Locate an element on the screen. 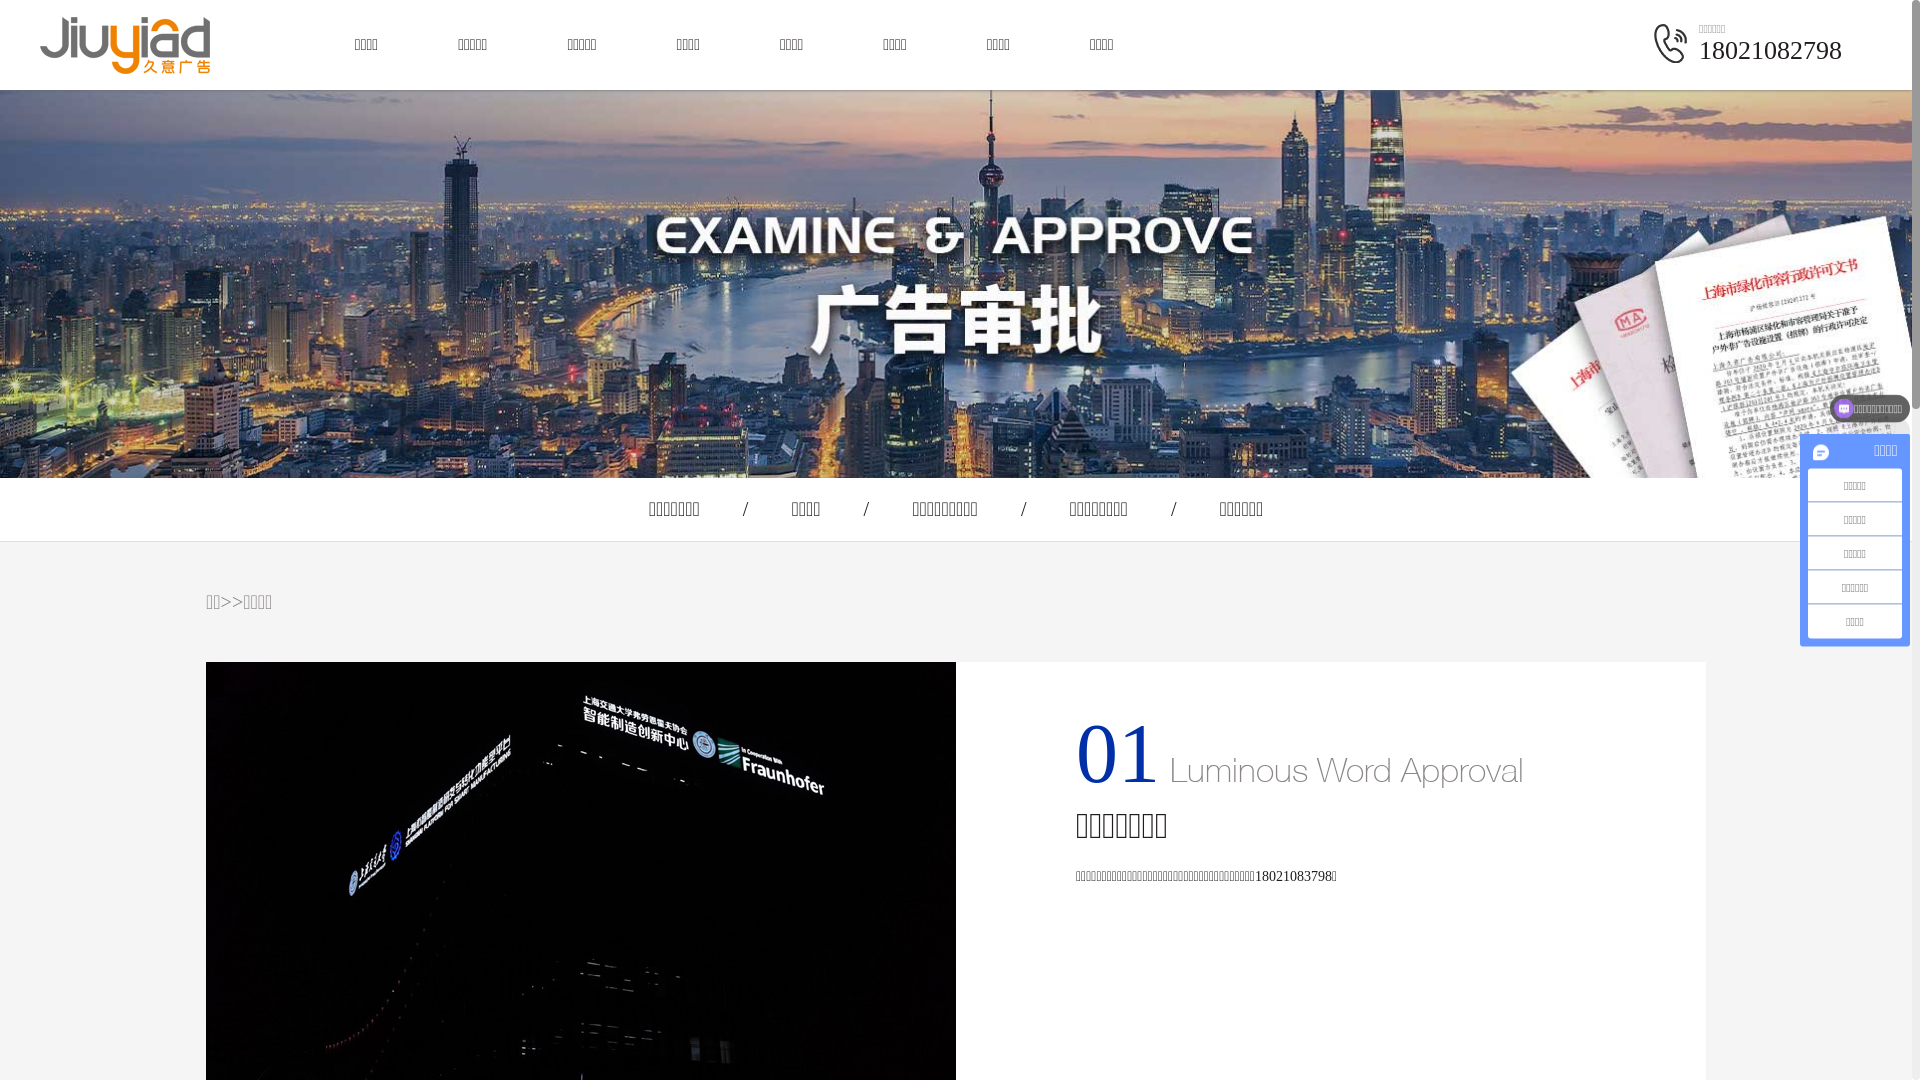 Image resolution: width=1920 pixels, height=1080 pixels. '18021082798' is located at coordinates (1770, 49).